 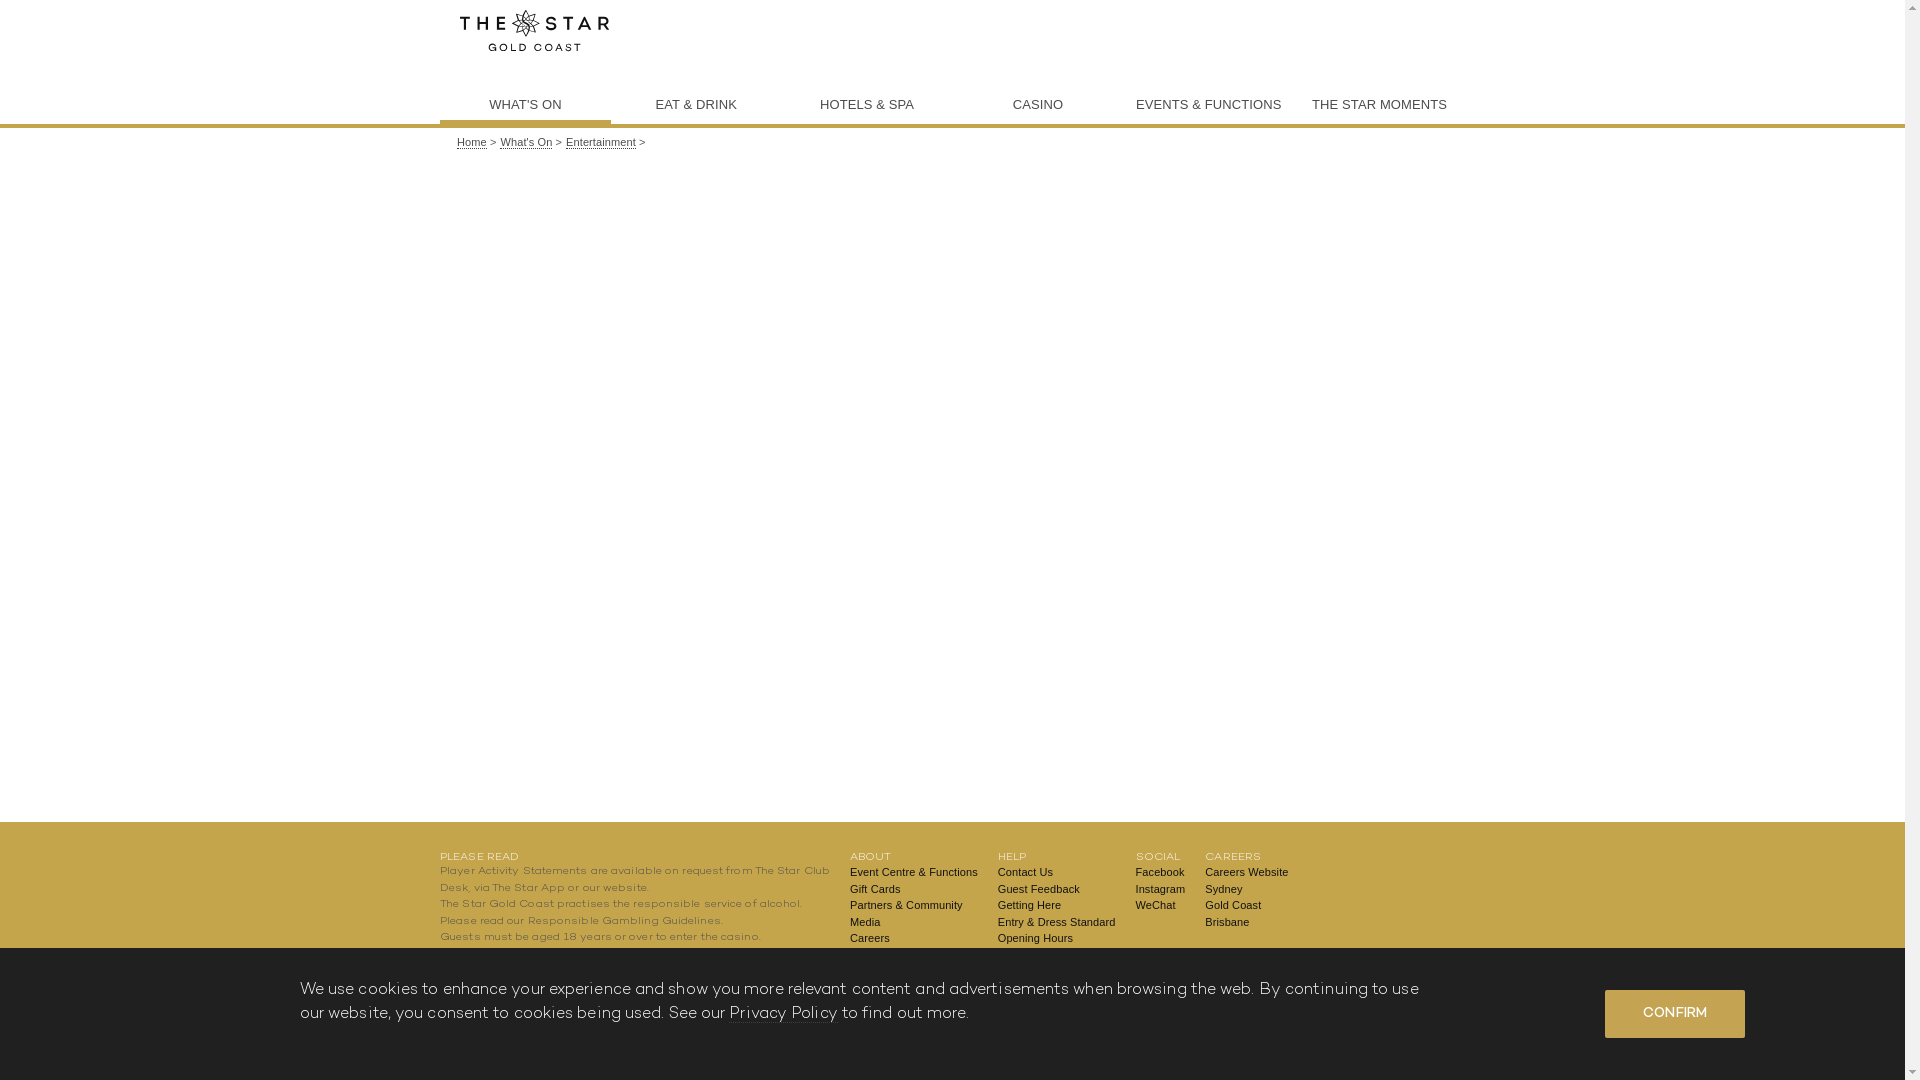 I want to click on 'Gift Cards', so click(x=912, y=888).